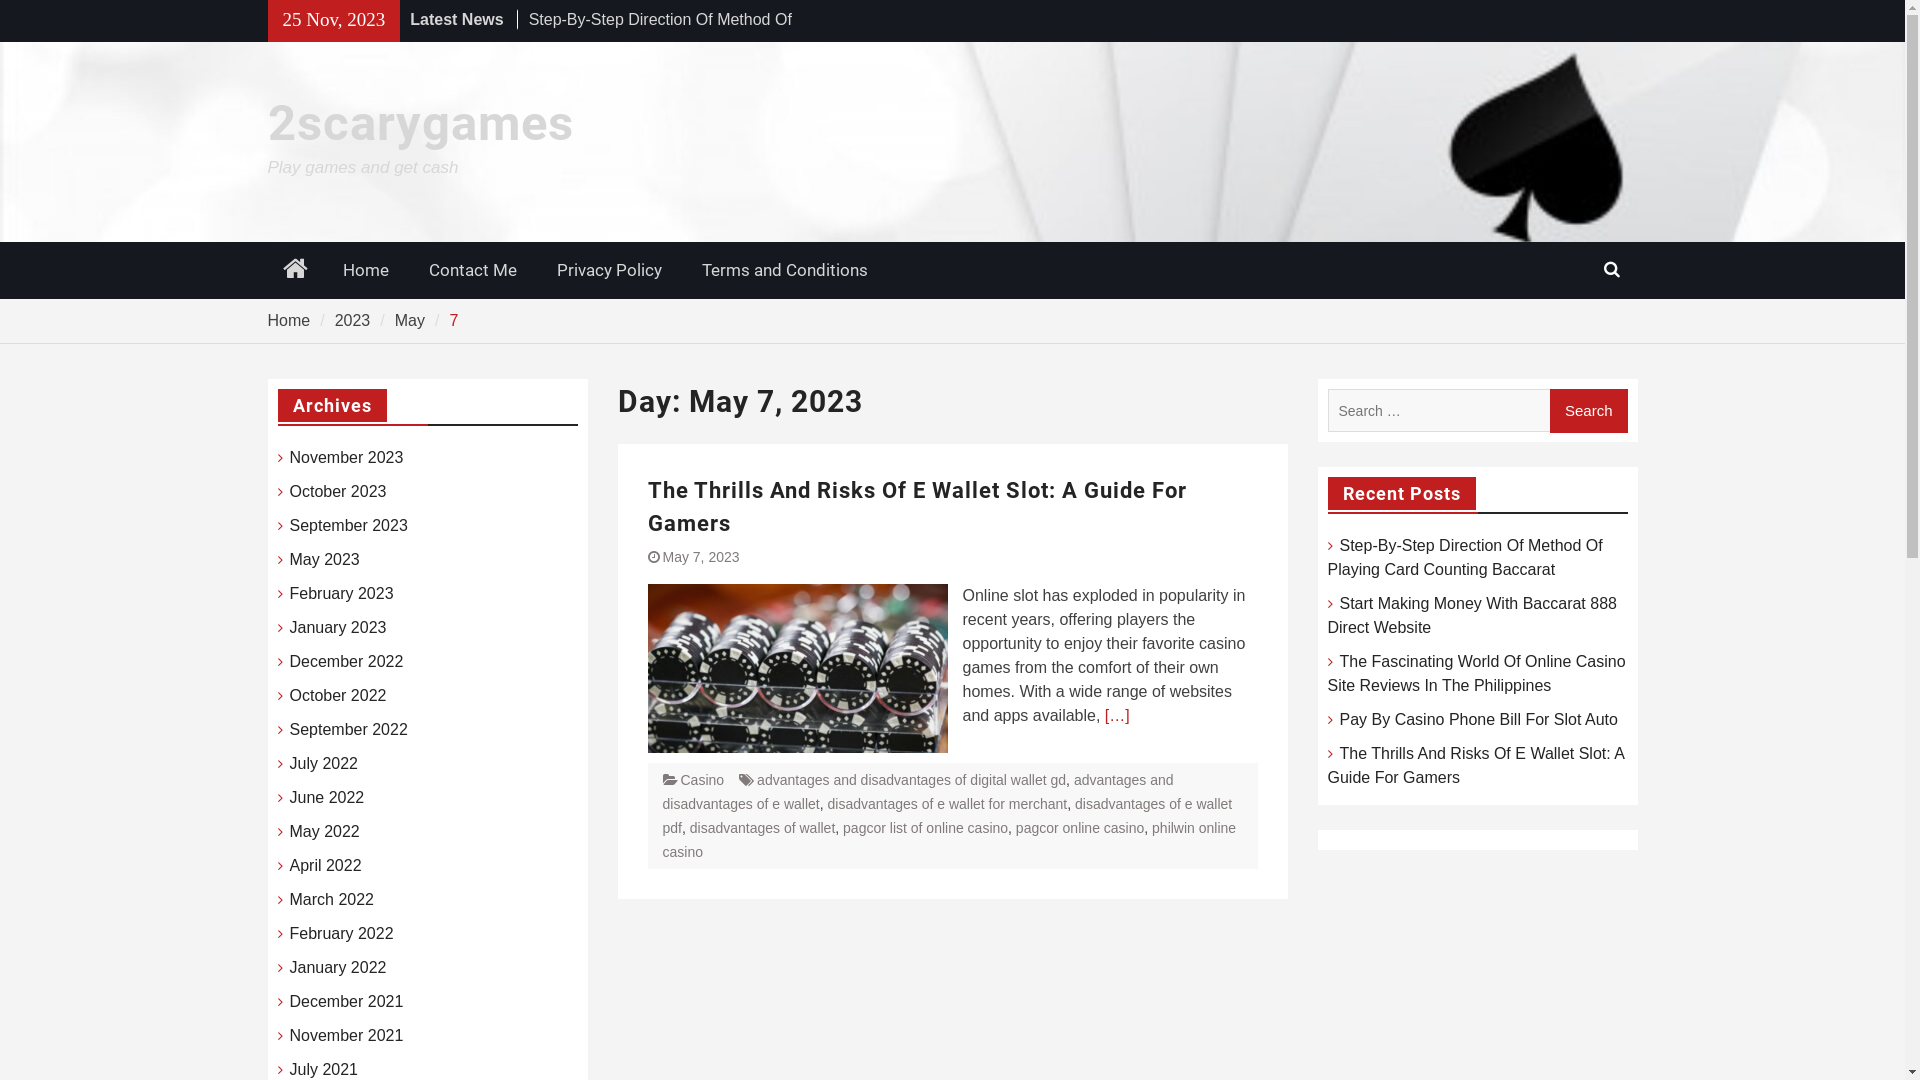  Describe the element at coordinates (353, 319) in the screenshot. I see `'2023'` at that location.